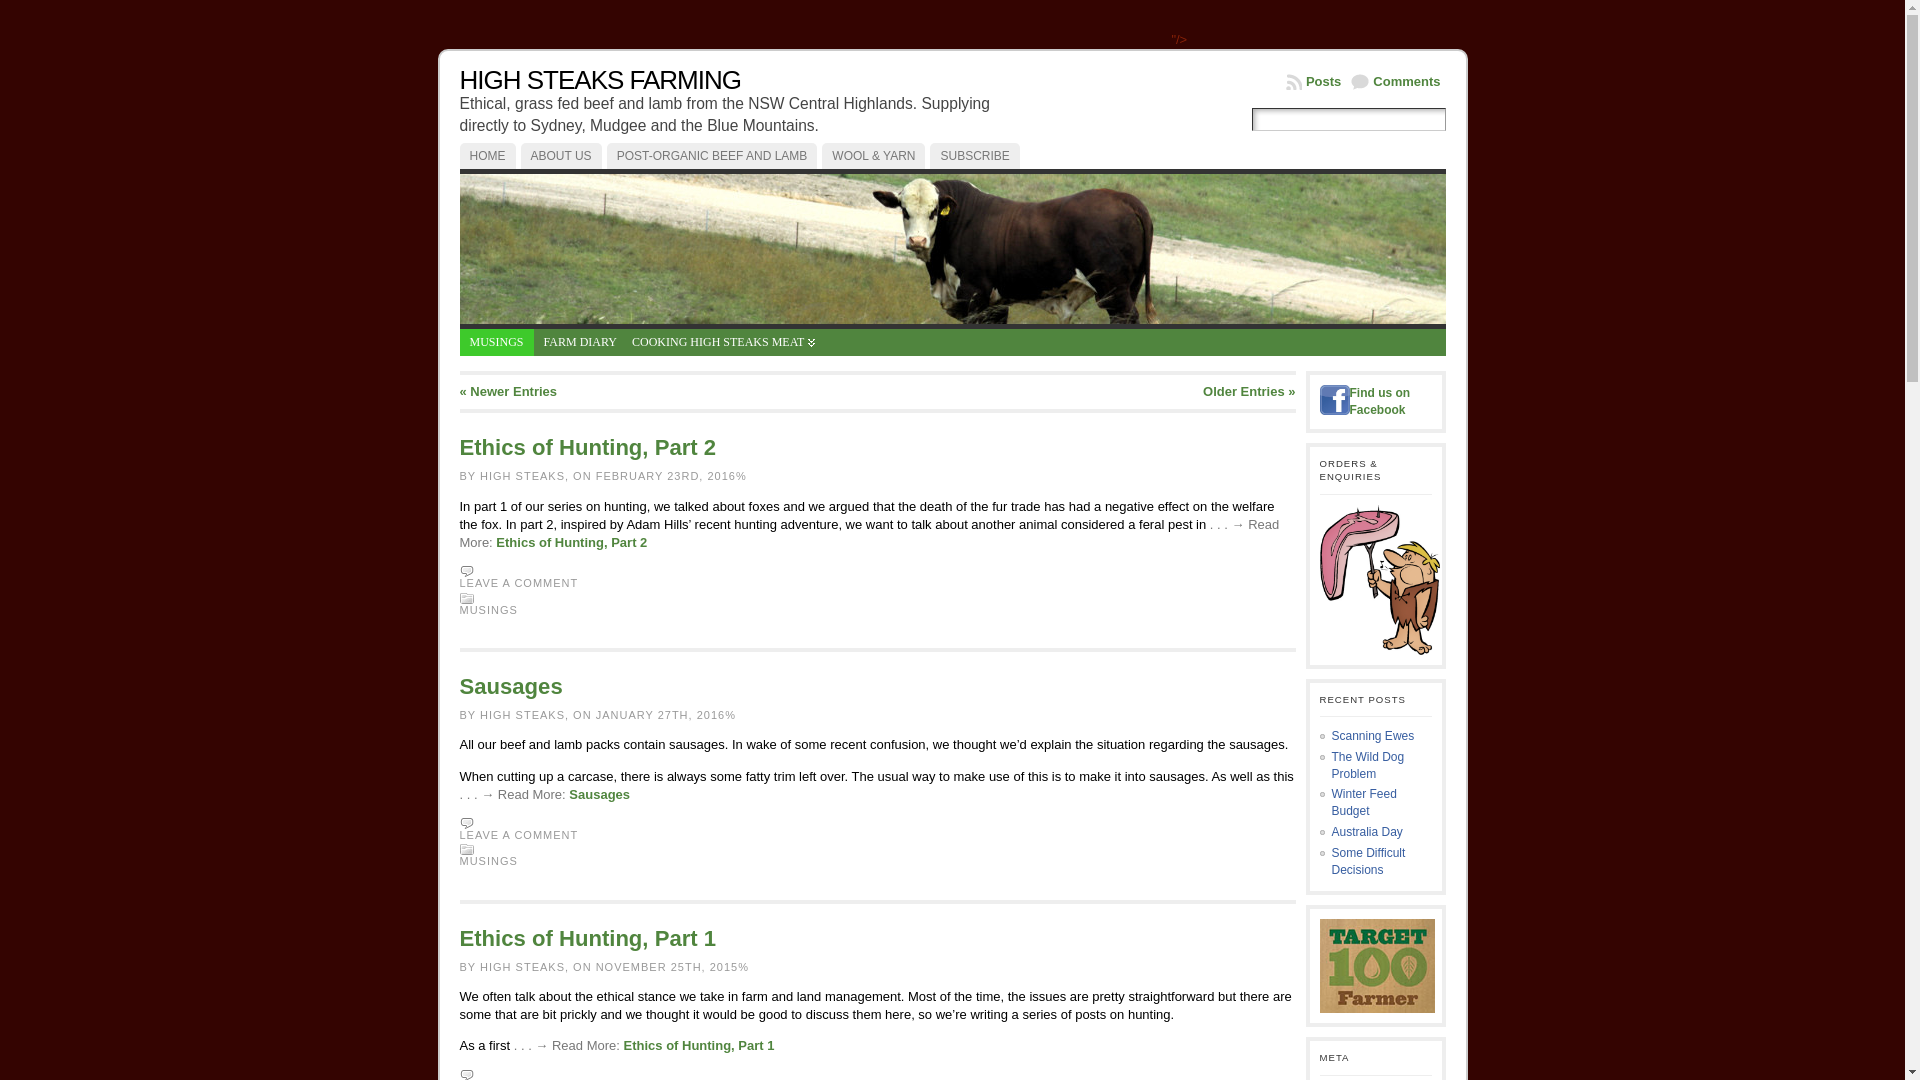  What do you see at coordinates (519, 834) in the screenshot?
I see `'LEAVE A COMMENT'` at bounding box center [519, 834].